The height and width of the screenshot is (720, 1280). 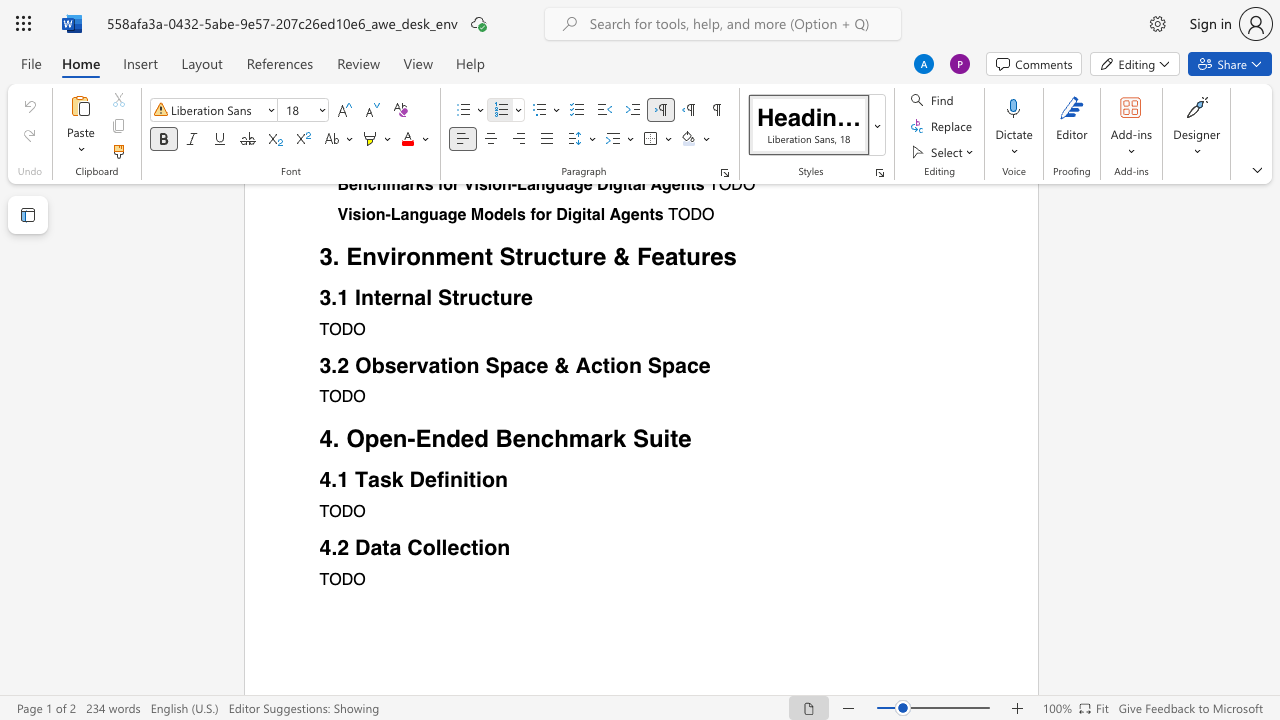 I want to click on the space between the continuous character "n" and "c" in the text, so click(x=540, y=438).